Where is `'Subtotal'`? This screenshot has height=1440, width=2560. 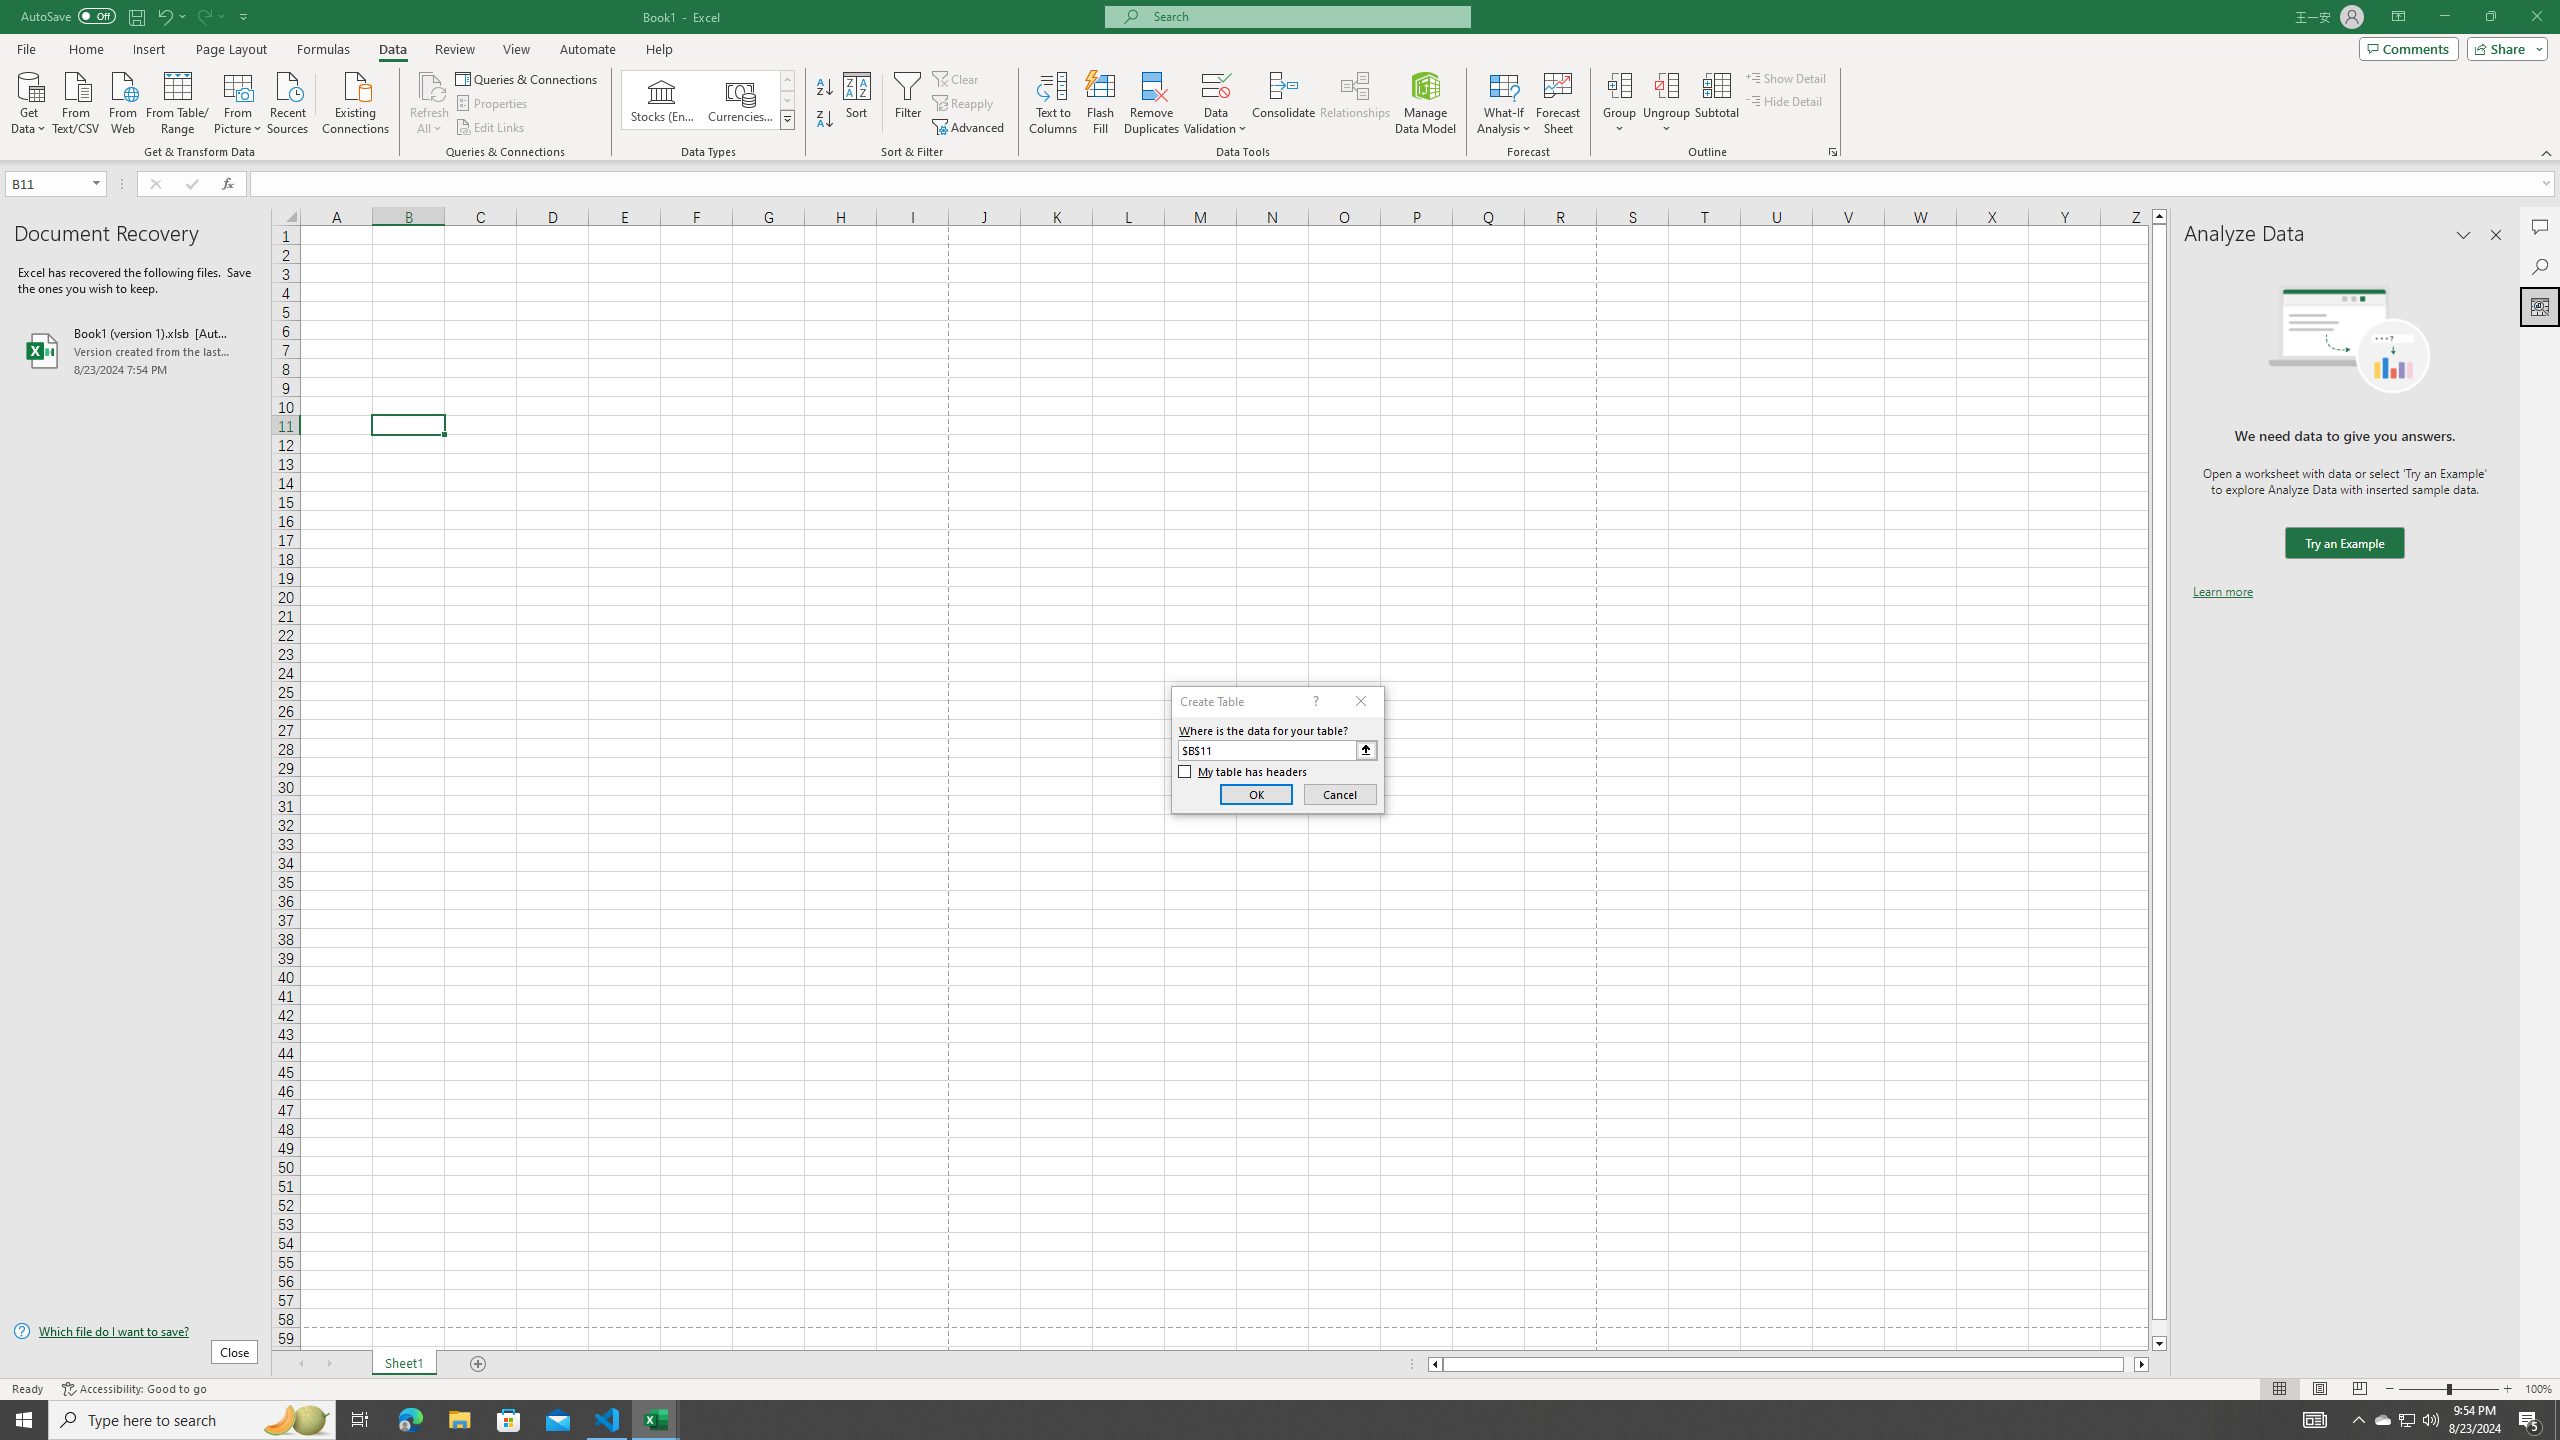 'Subtotal' is located at coordinates (1716, 103).